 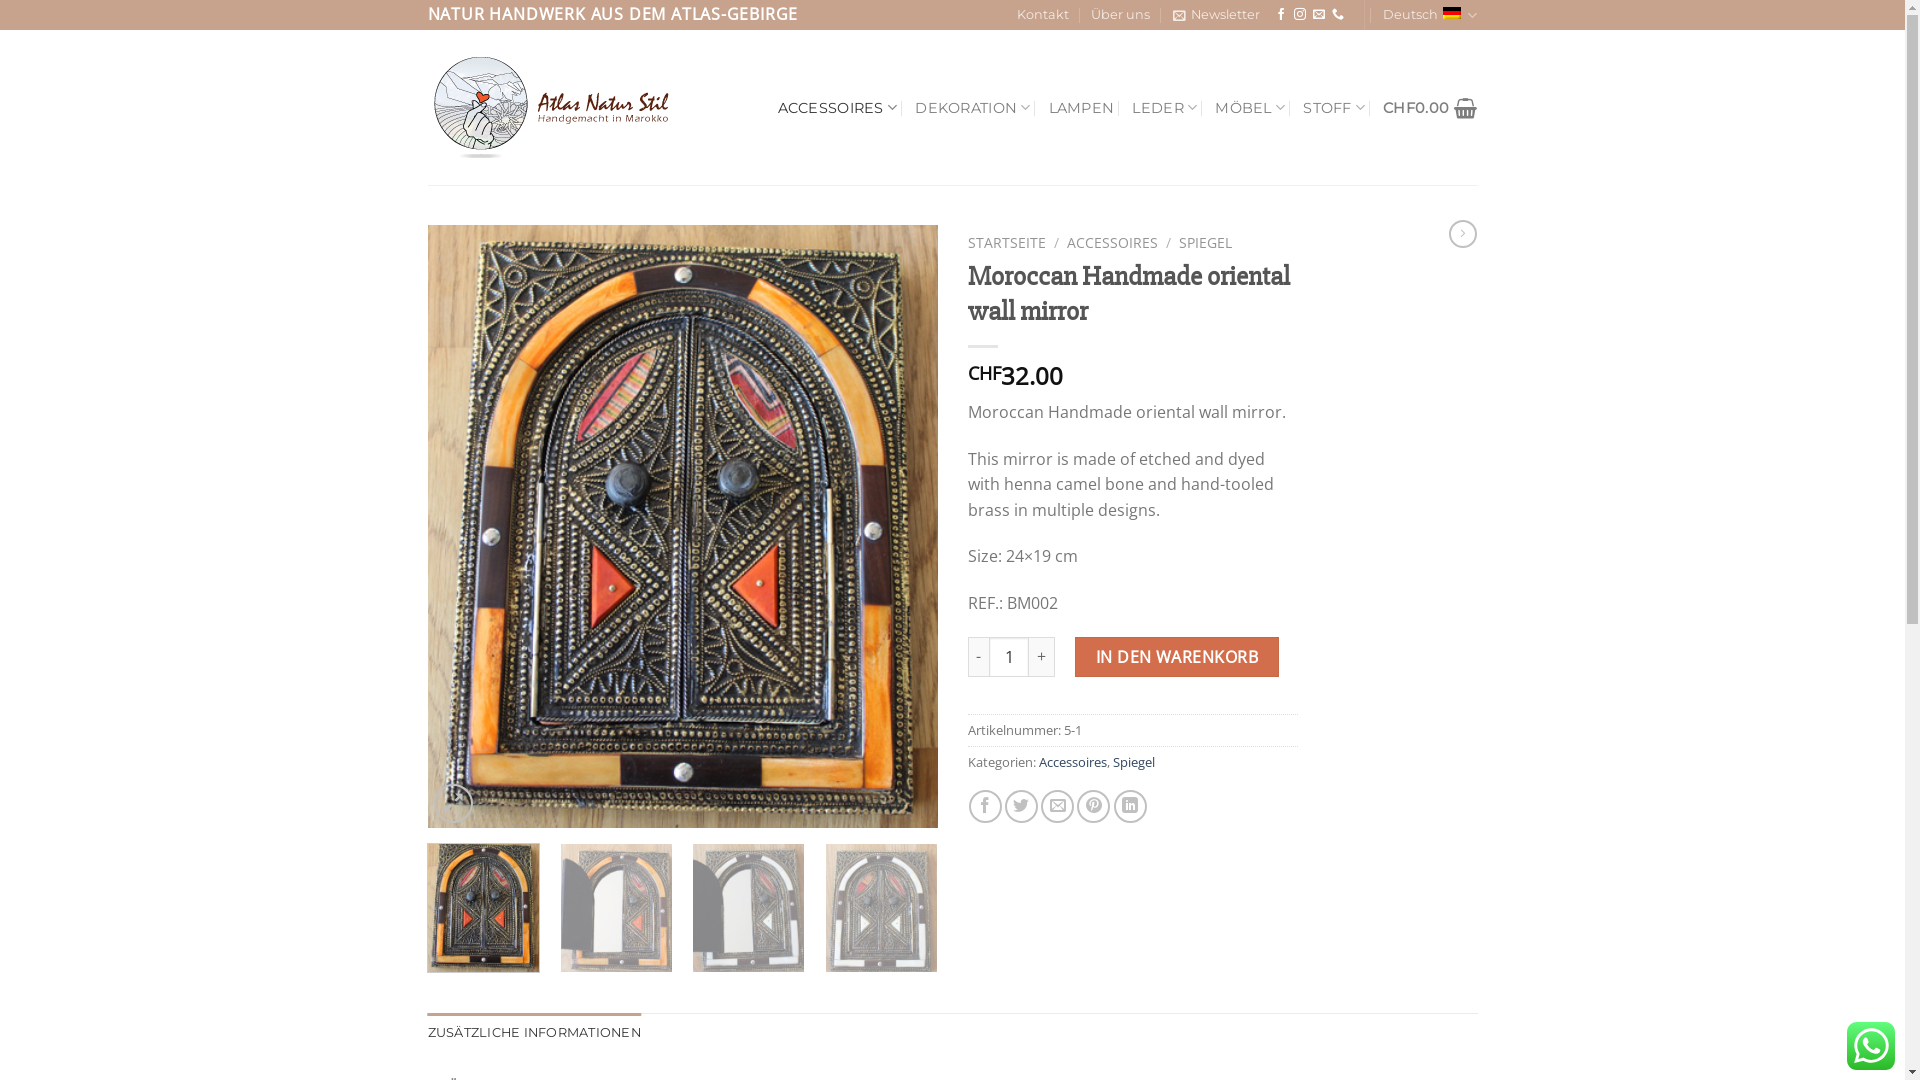 I want to click on 'SPIEGEL', so click(x=1179, y=241).